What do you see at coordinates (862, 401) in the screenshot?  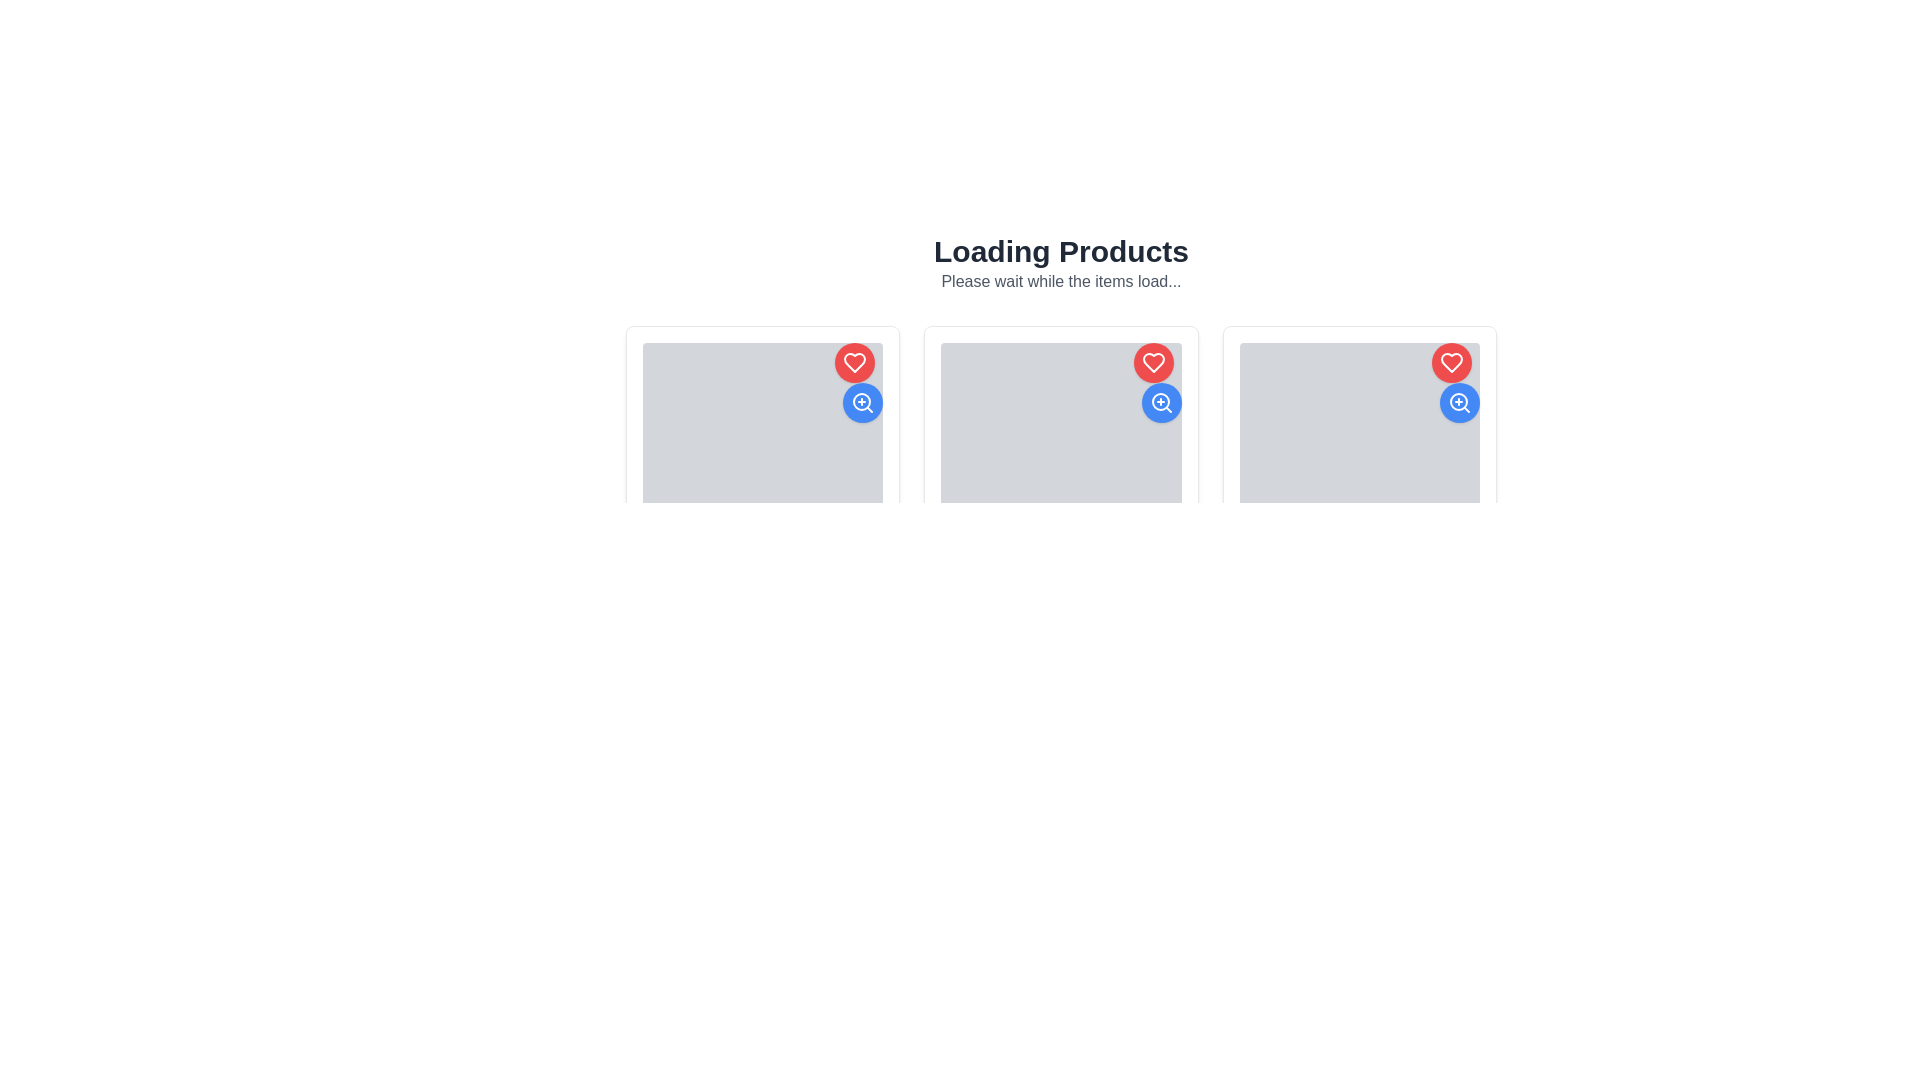 I see `the zoom-in icon represented by a magnifying glass located in the bottom-right corner of the second card in a grid of three items` at bounding box center [862, 401].